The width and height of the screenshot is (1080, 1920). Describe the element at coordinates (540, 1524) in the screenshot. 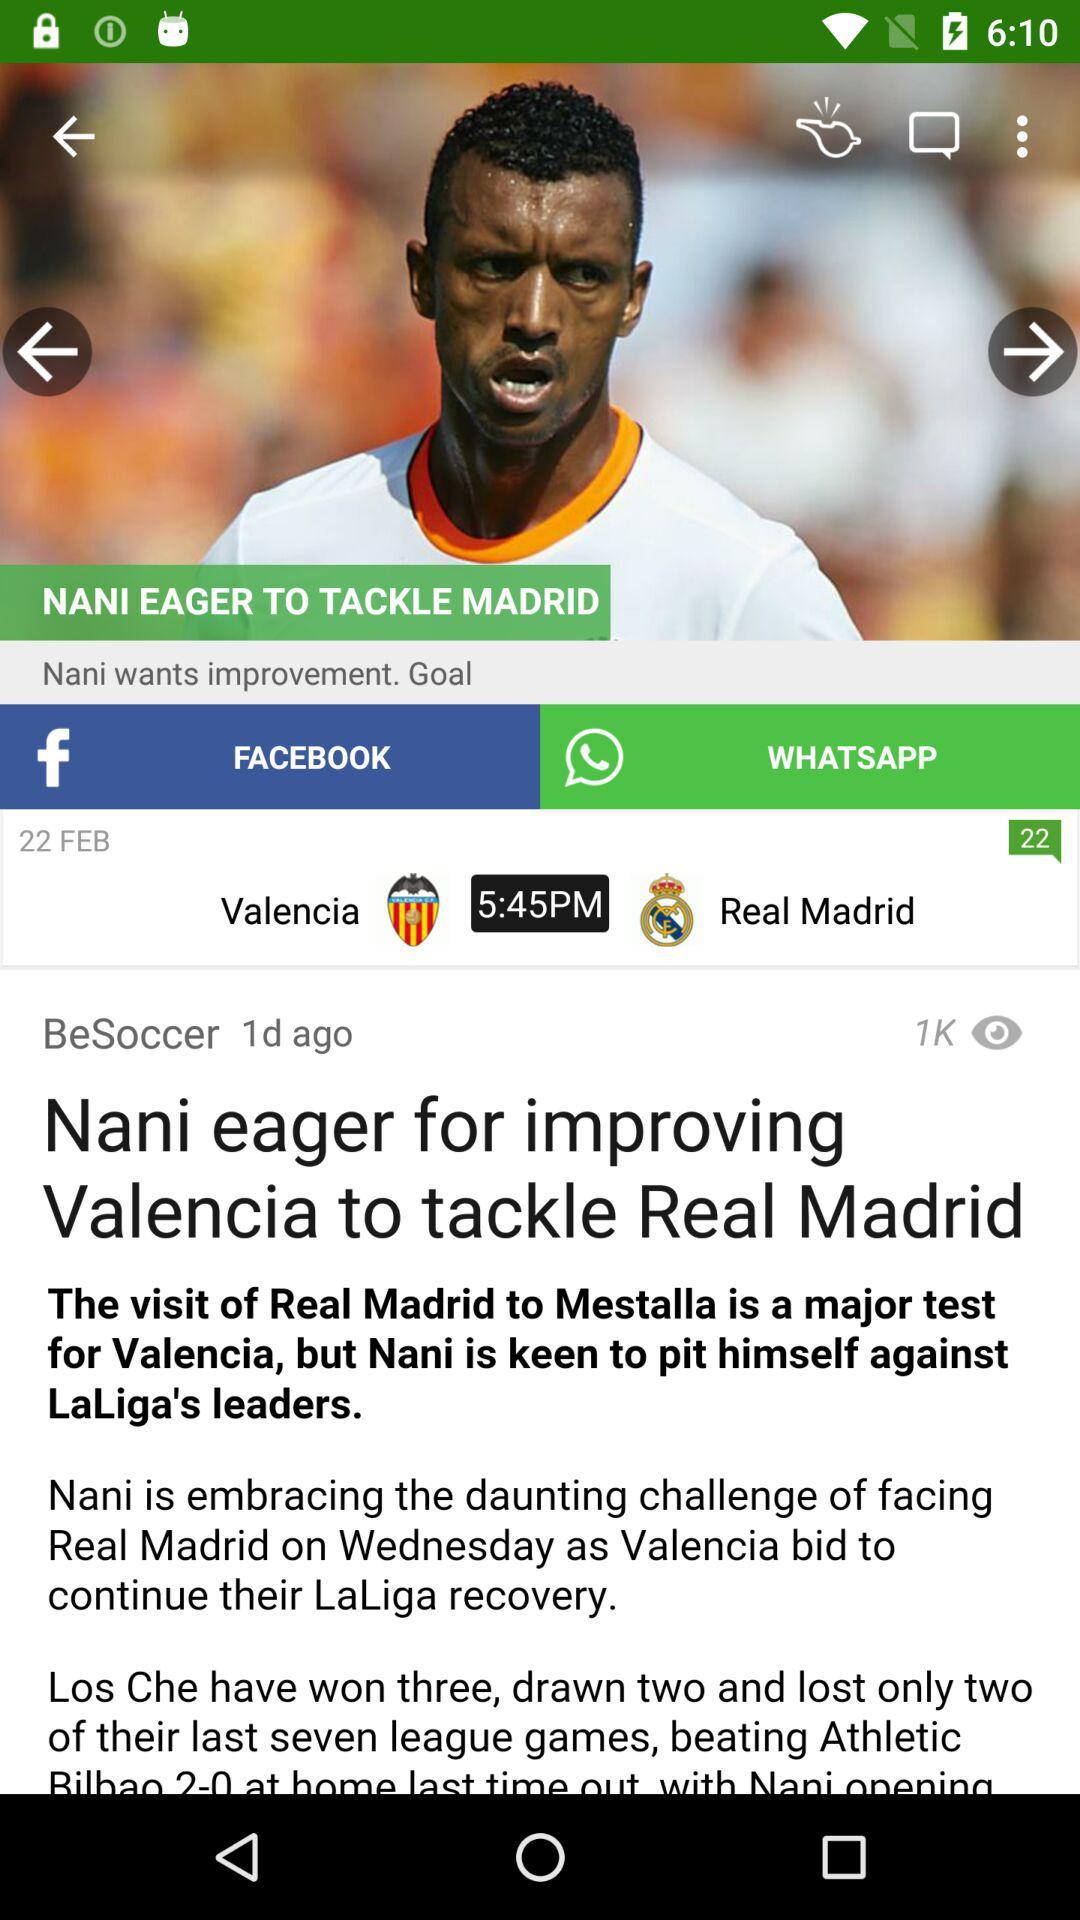

I see `click on text` at that location.